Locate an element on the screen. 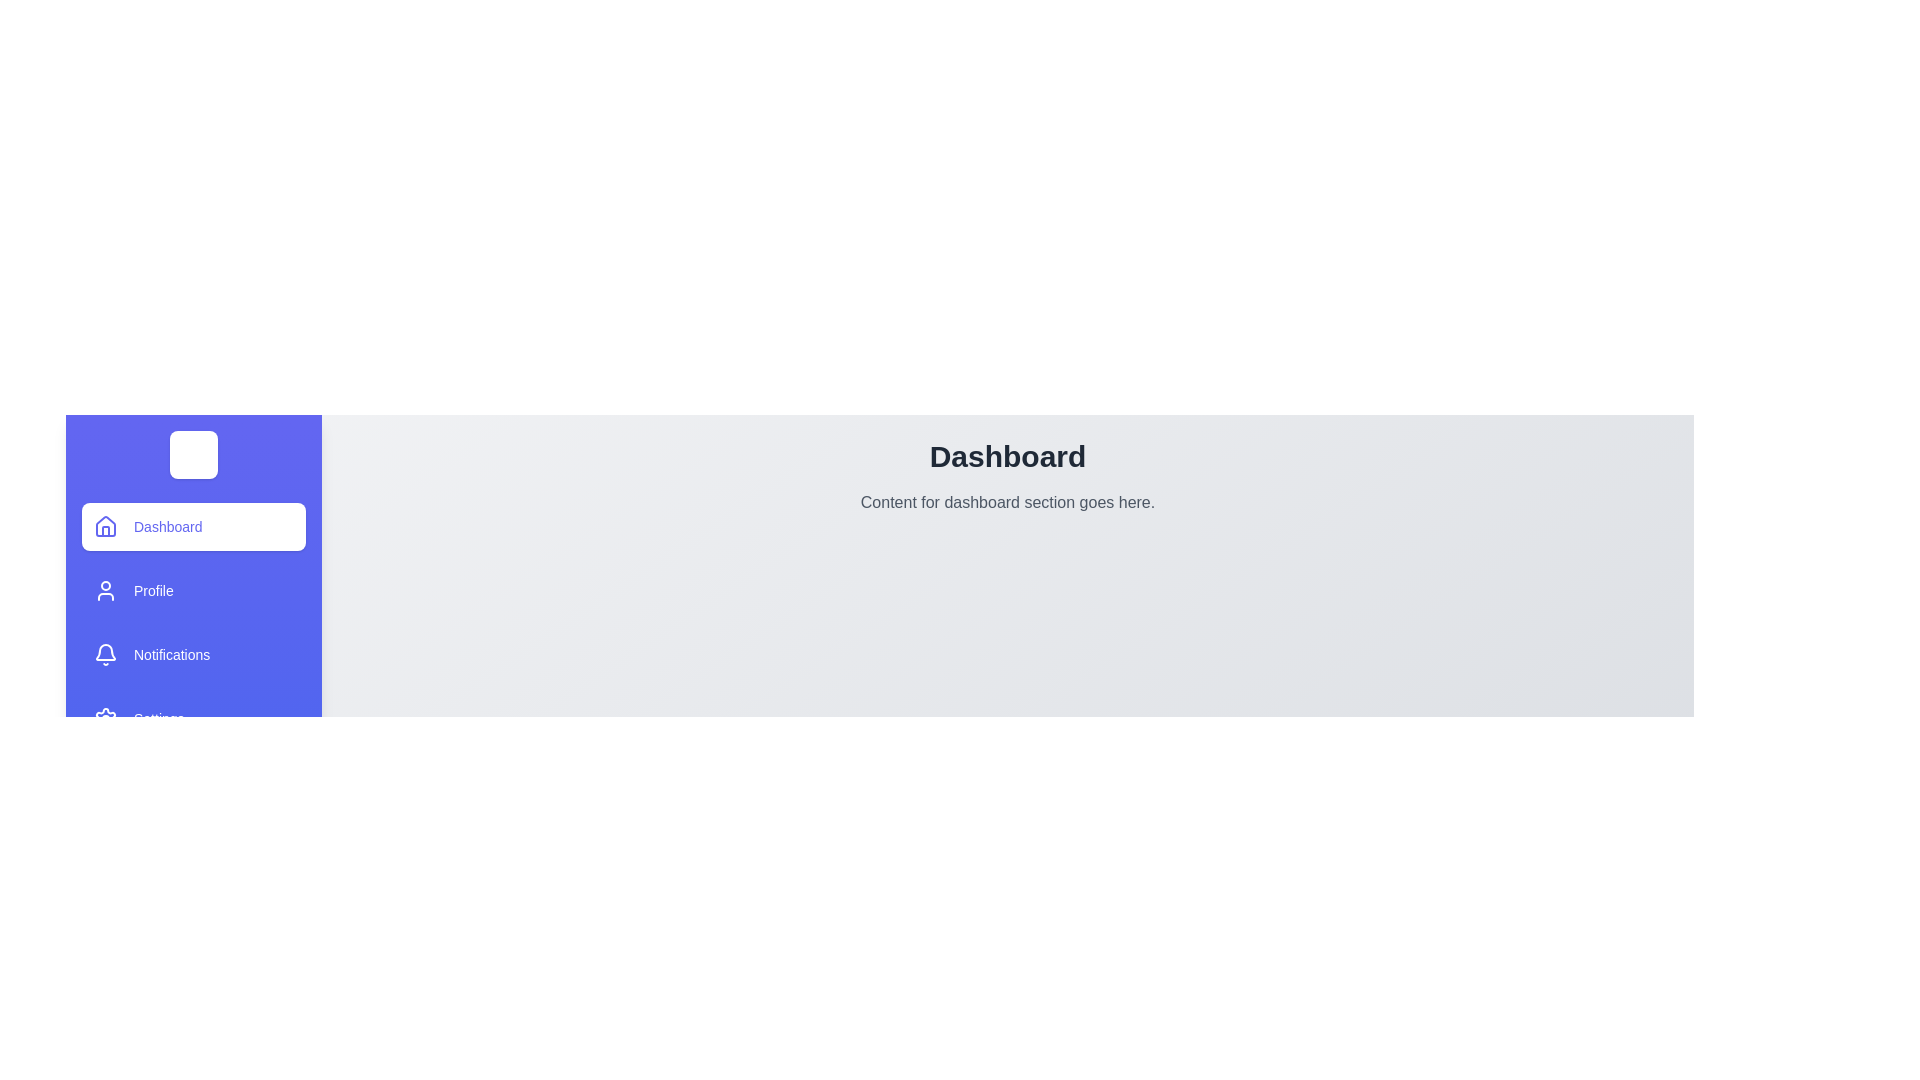 The width and height of the screenshot is (1920, 1080). the tab labeled Notifications from the drawer is located at coordinates (193, 655).